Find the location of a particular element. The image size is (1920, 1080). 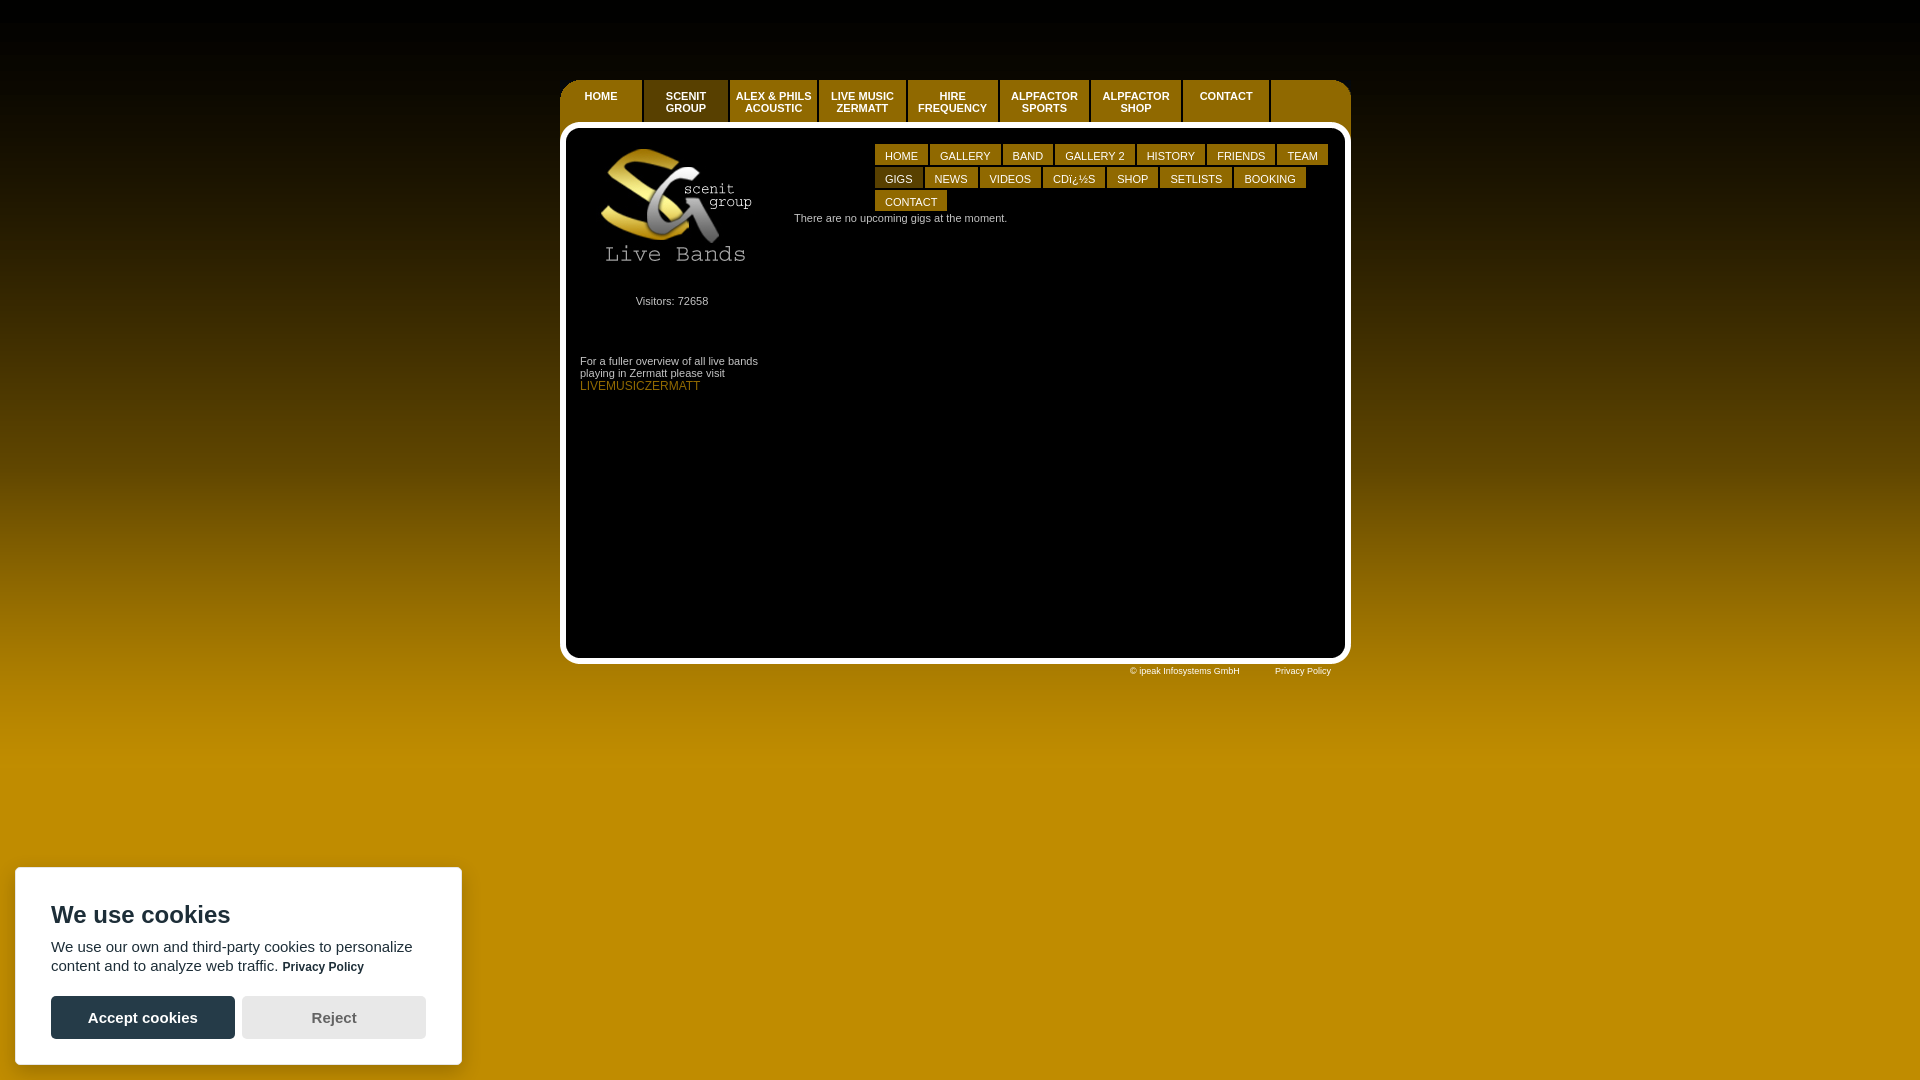

'TEAM' is located at coordinates (1302, 153).